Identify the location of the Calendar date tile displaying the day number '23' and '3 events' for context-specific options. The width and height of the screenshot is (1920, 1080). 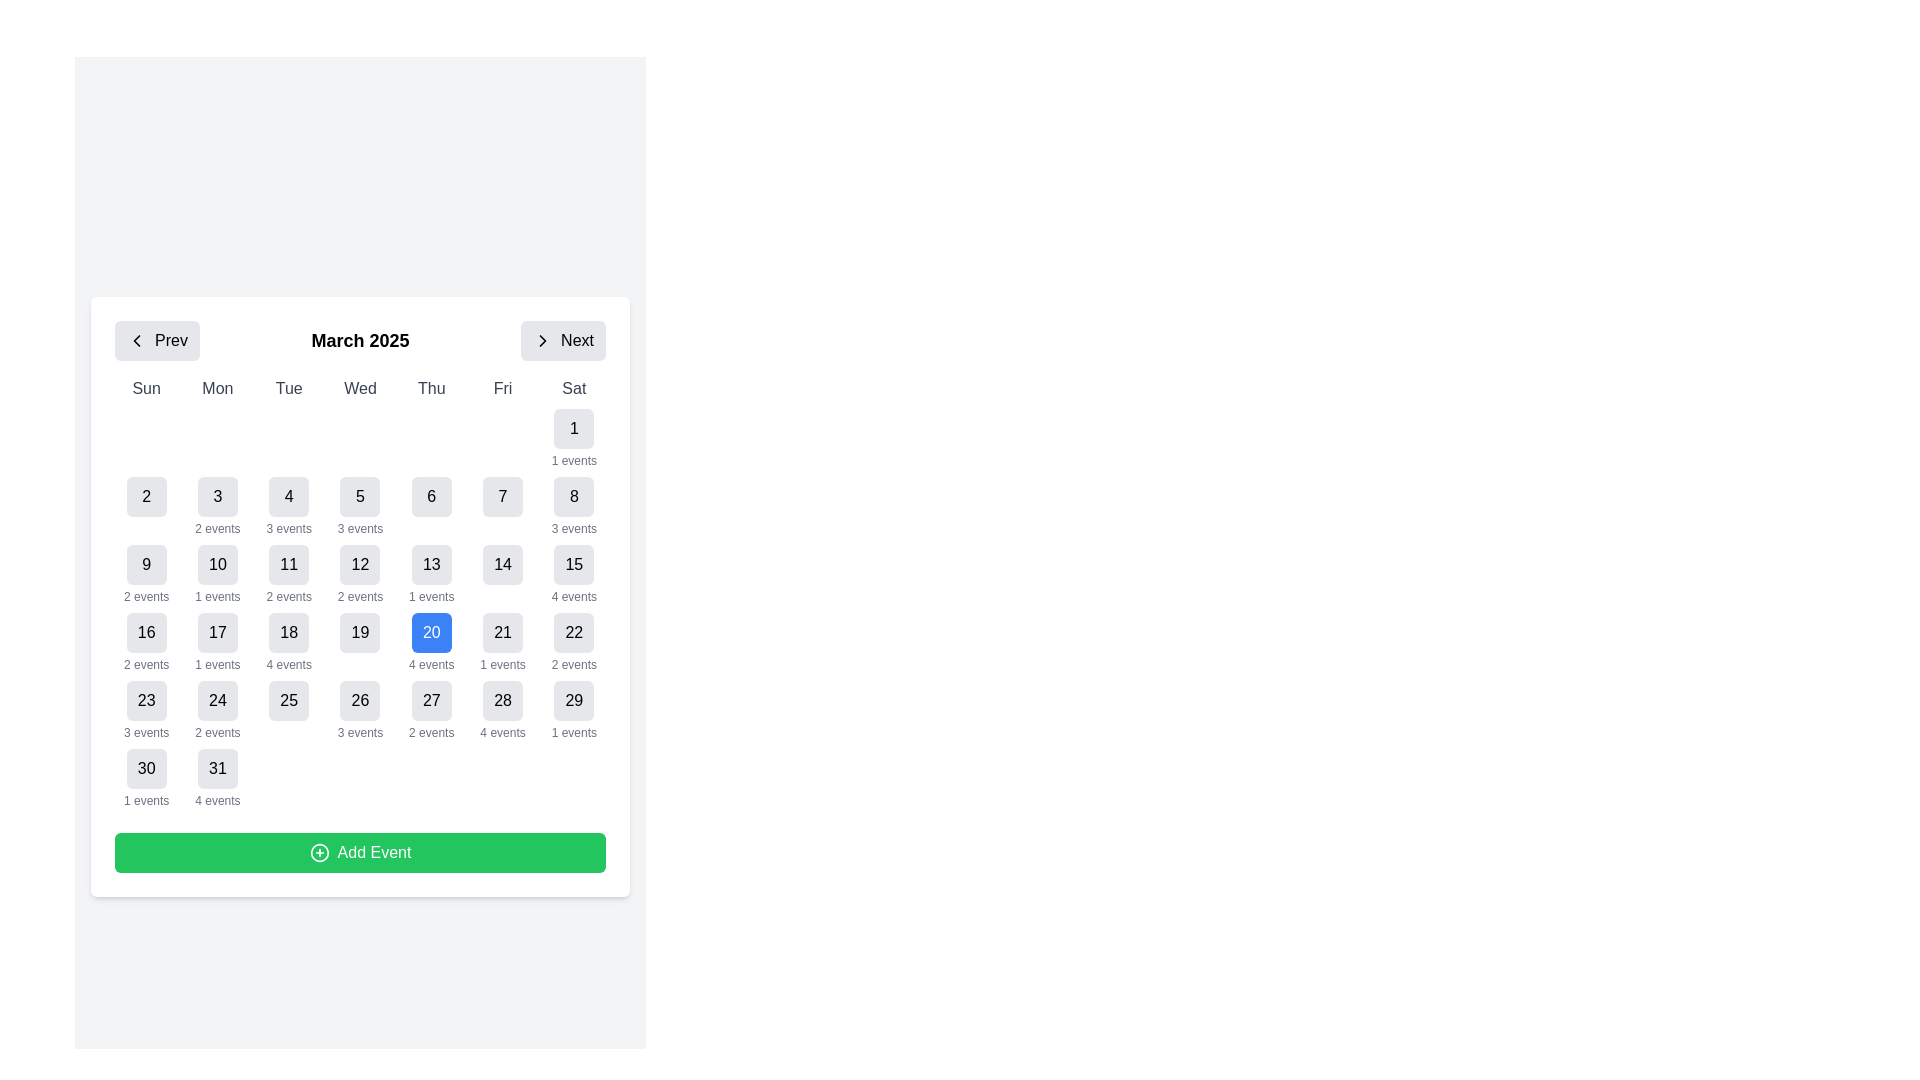
(145, 709).